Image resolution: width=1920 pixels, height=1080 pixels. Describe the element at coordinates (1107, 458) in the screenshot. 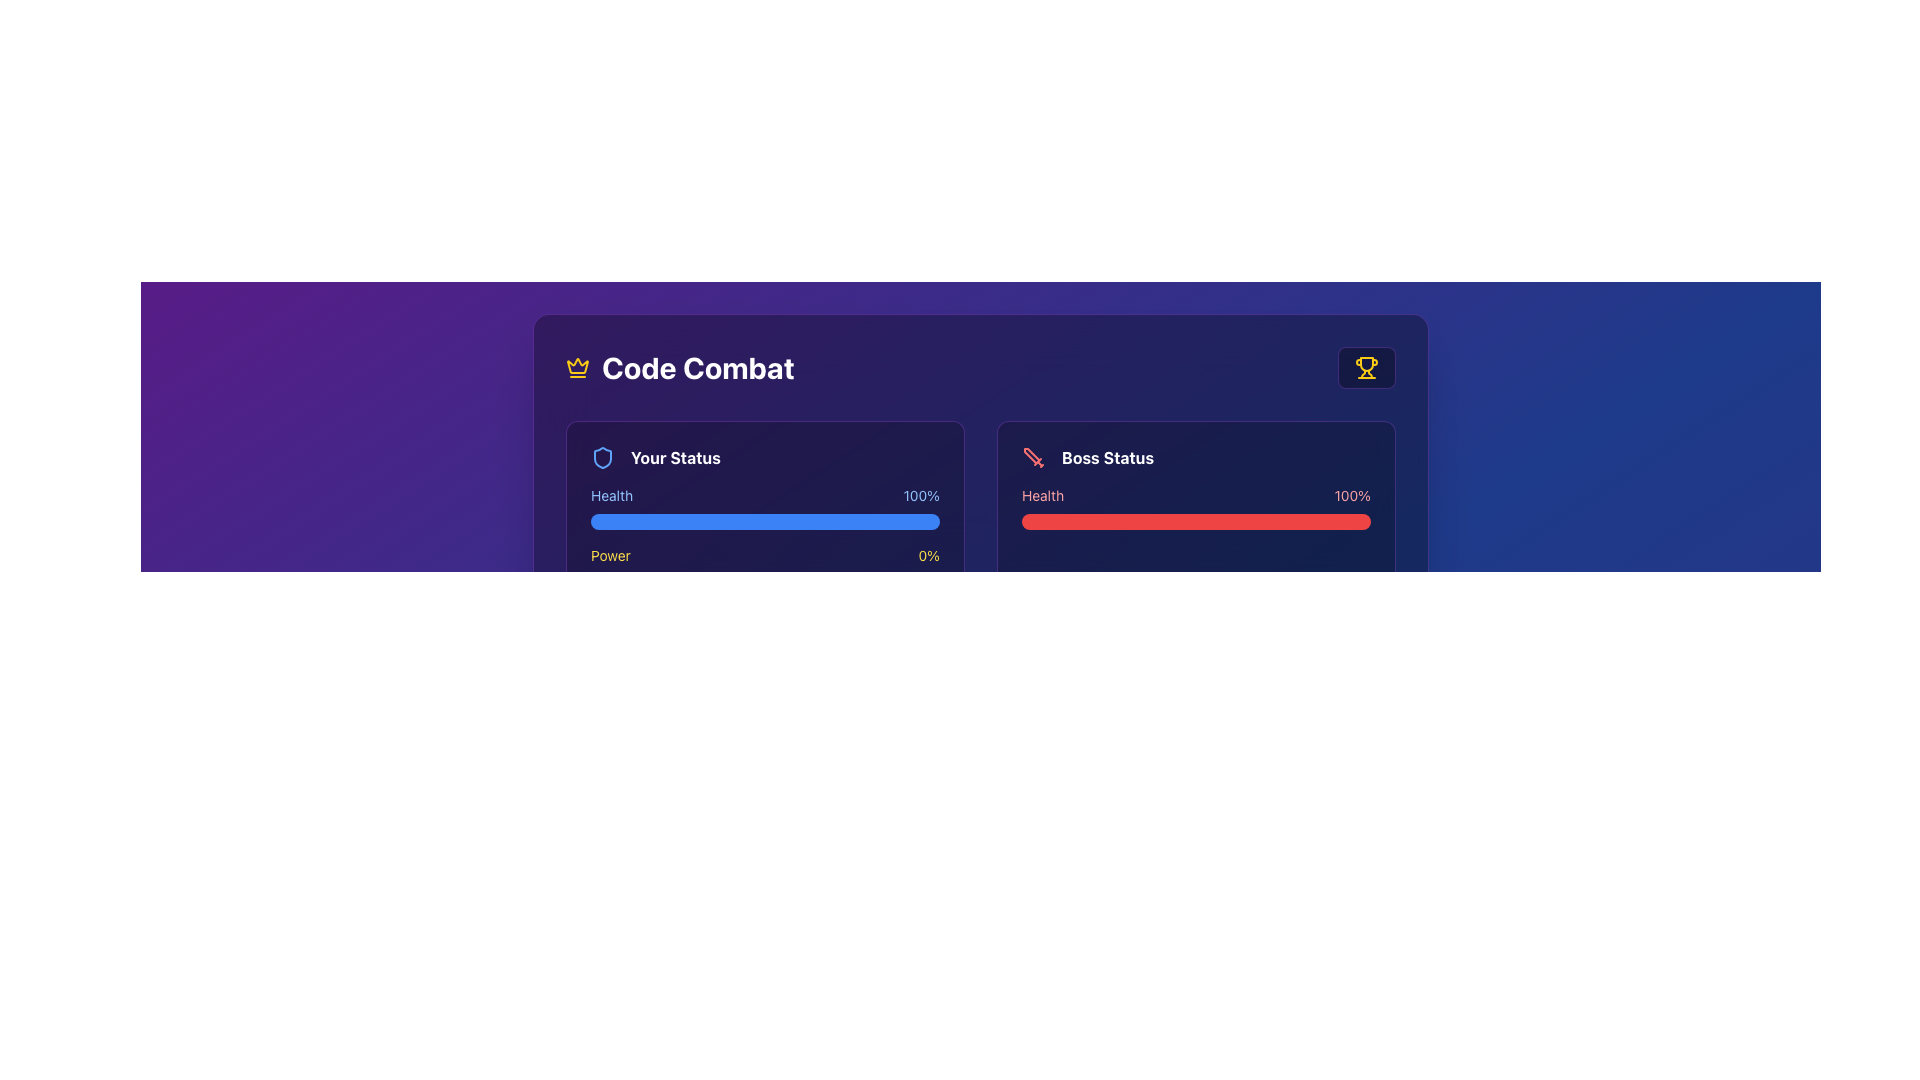

I see `the status label of the 'Boss' entity located in the upper-right section of the interface, which indicates the boss health status` at that location.